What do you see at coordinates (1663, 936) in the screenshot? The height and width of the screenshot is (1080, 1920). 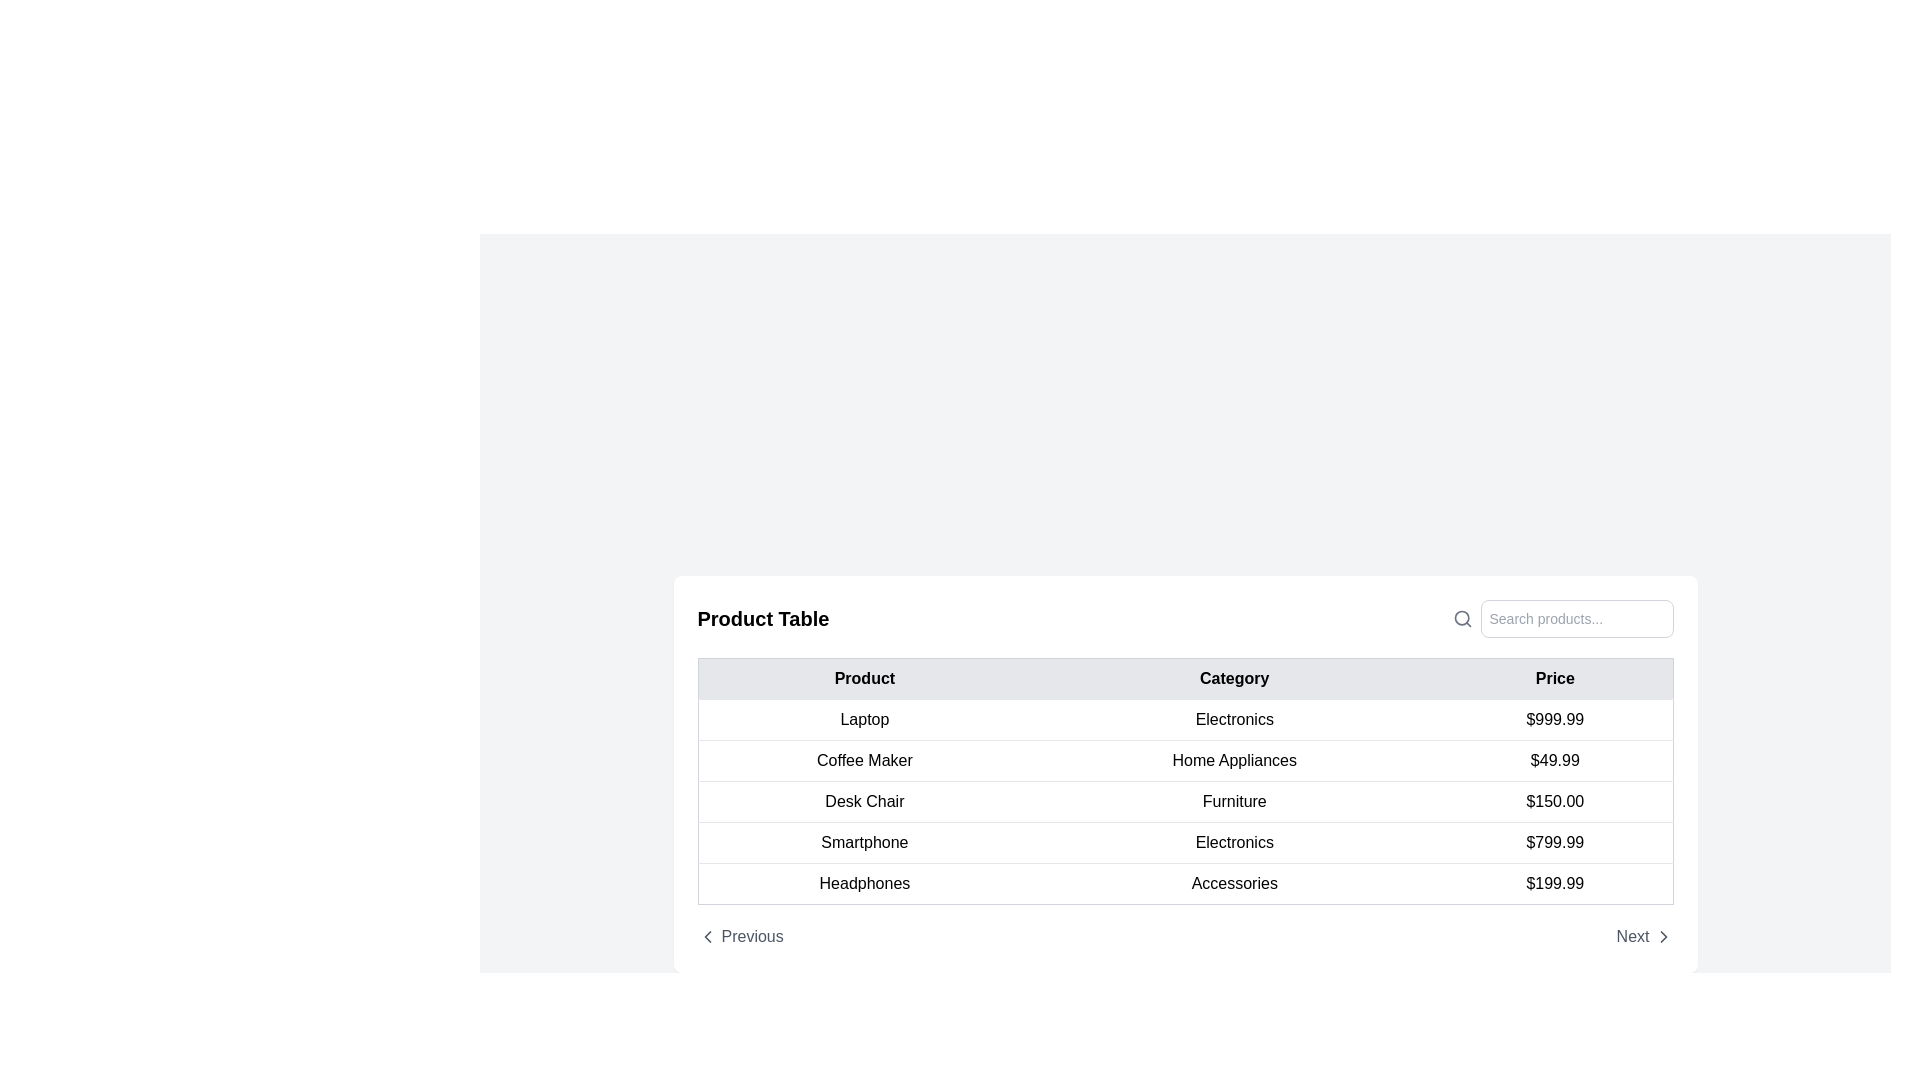 I see `the chevron icon located at the bottom-right corner of the pagination section` at bounding box center [1663, 936].